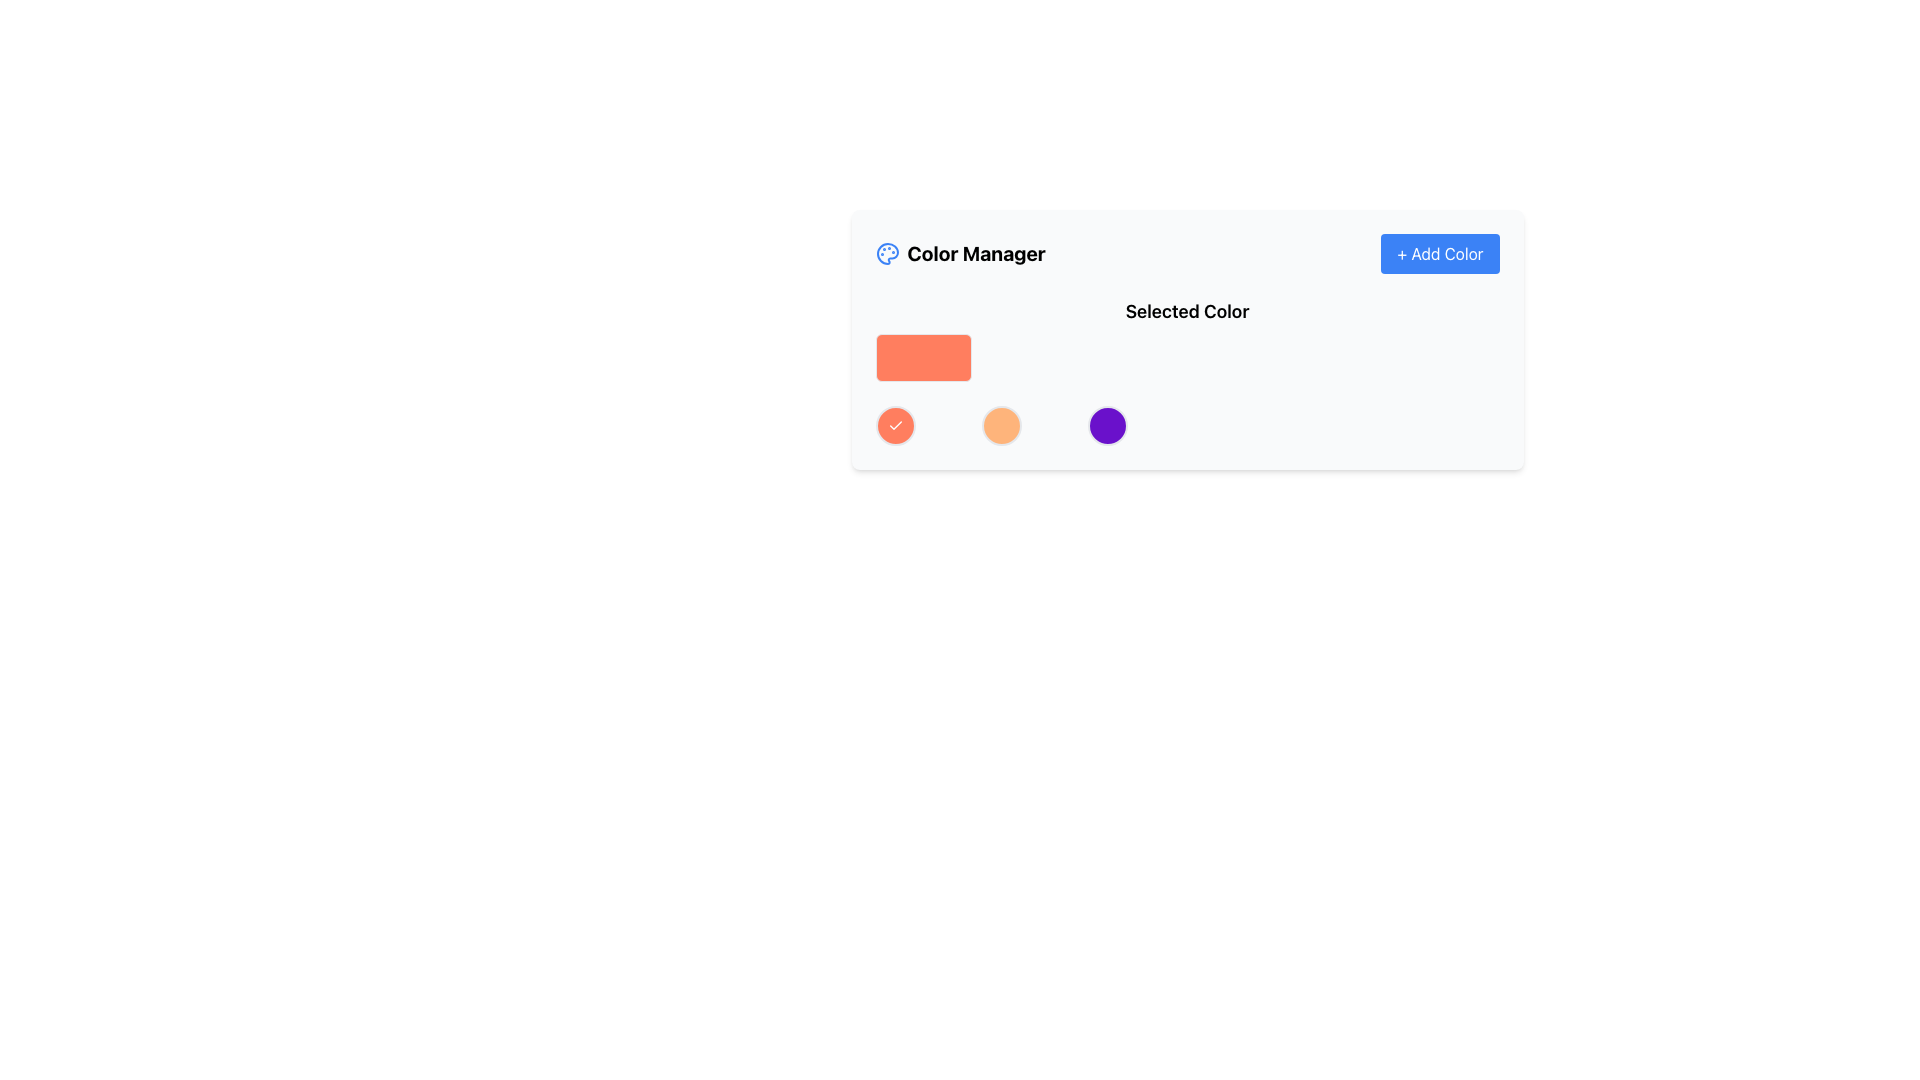 This screenshot has width=1920, height=1080. Describe the element at coordinates (922, 357) in the screenshot. I see `the orange-red rectangular color selector element located in the 'Selected Color' group, positioned below the title text` at that location.